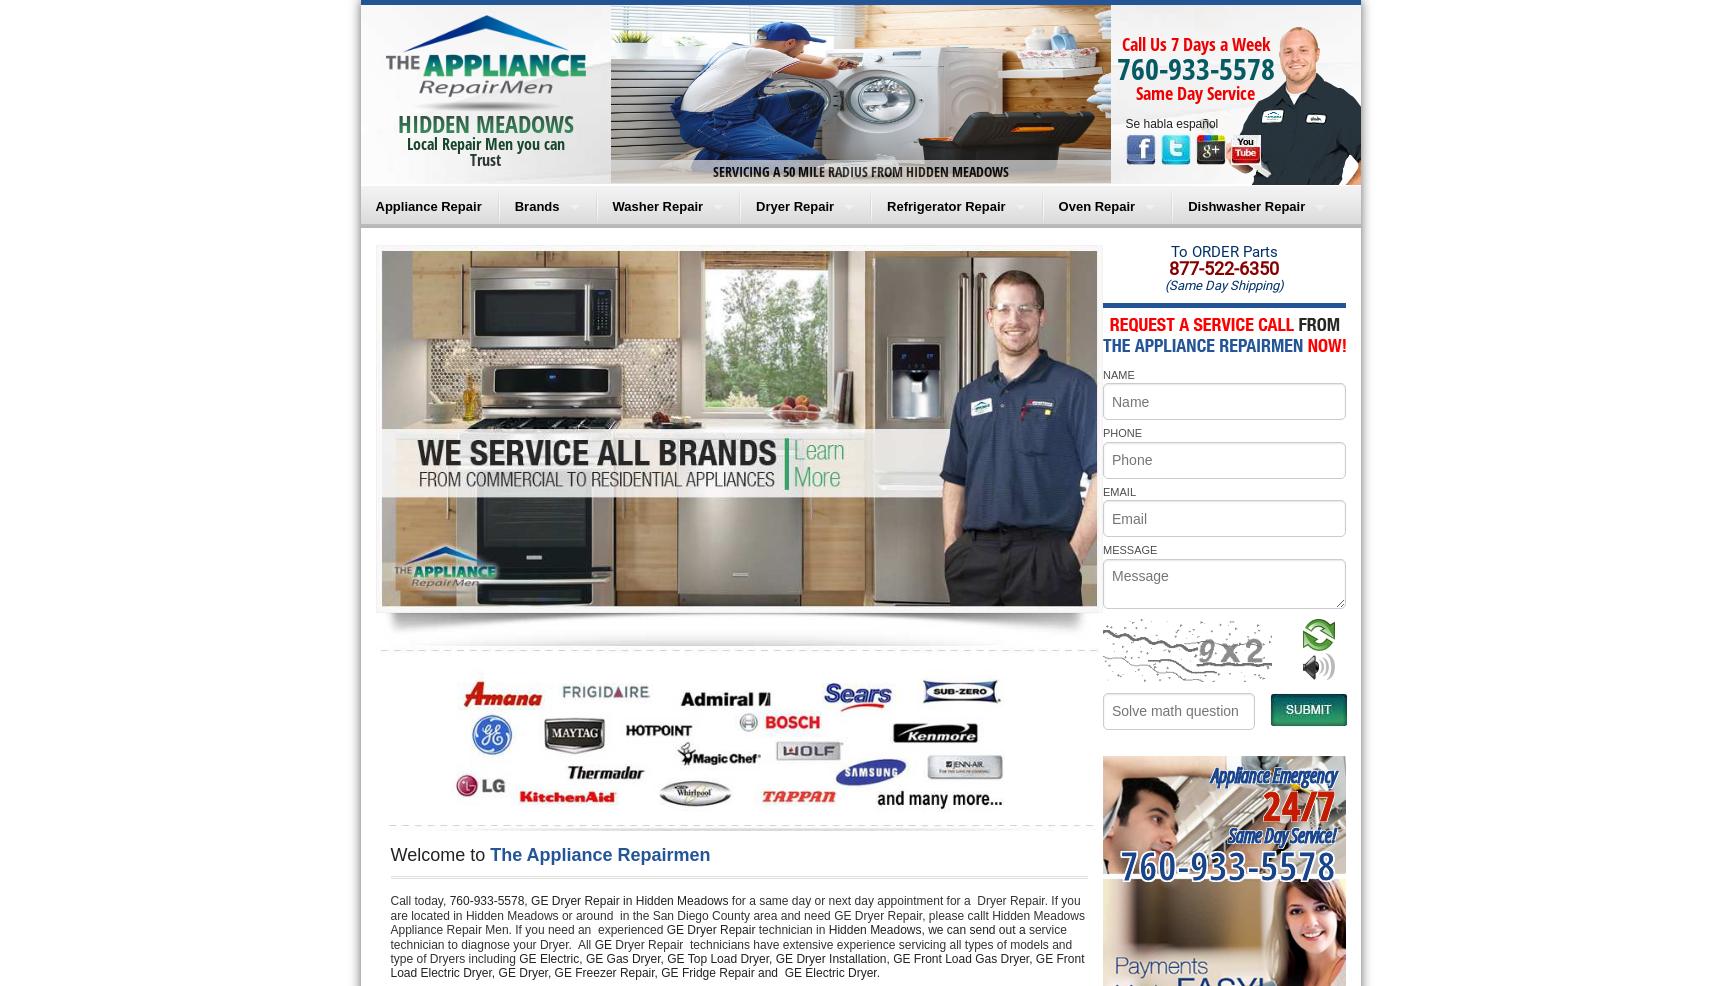 The width and height of the screenshot is (1721, 986). What do you see at coordinates (858, 170) in the screenshot?
I see `'SERVICING A 50 MILE RADIUS FROM HIDDEN MEADOWS'` at bounding box center [858, 170].